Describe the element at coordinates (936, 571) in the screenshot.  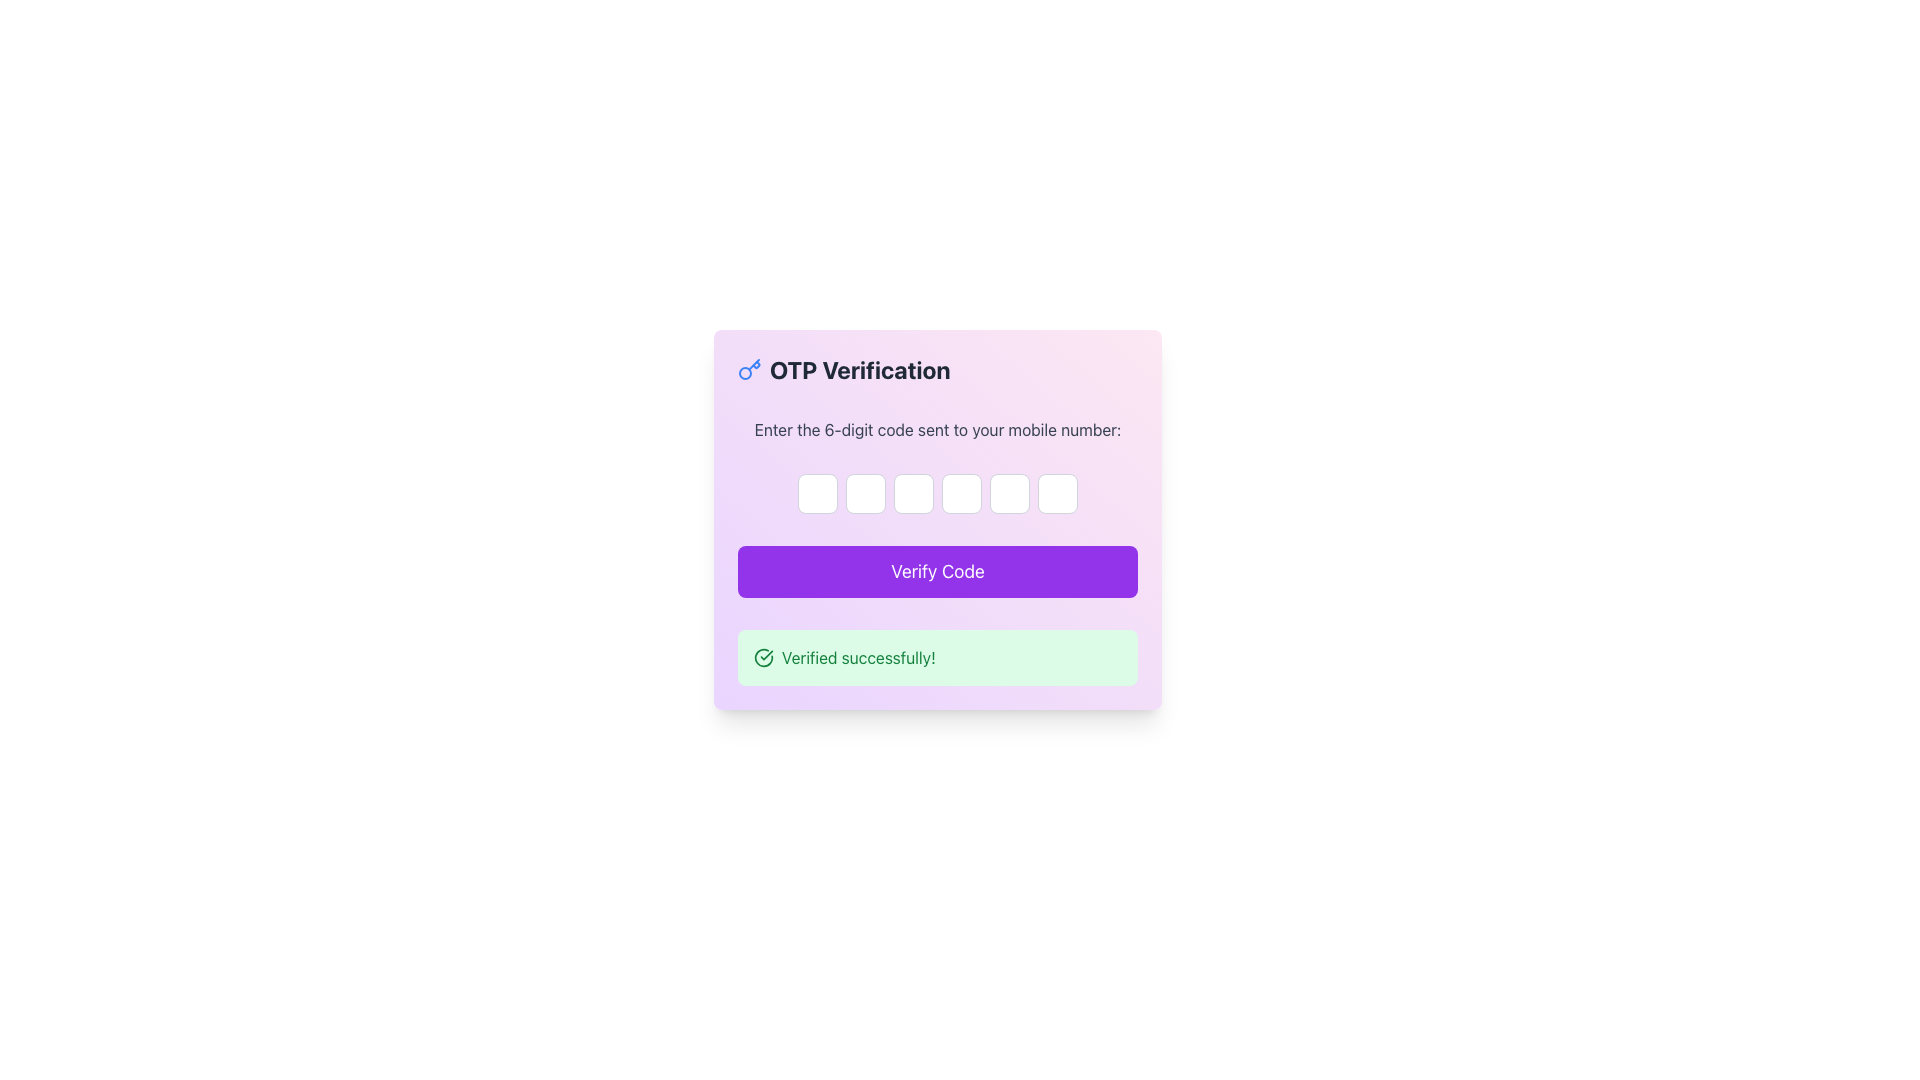
I see `the wide rectangular button with a bright purple background and white text that reads 'Verify Code'` at that location.